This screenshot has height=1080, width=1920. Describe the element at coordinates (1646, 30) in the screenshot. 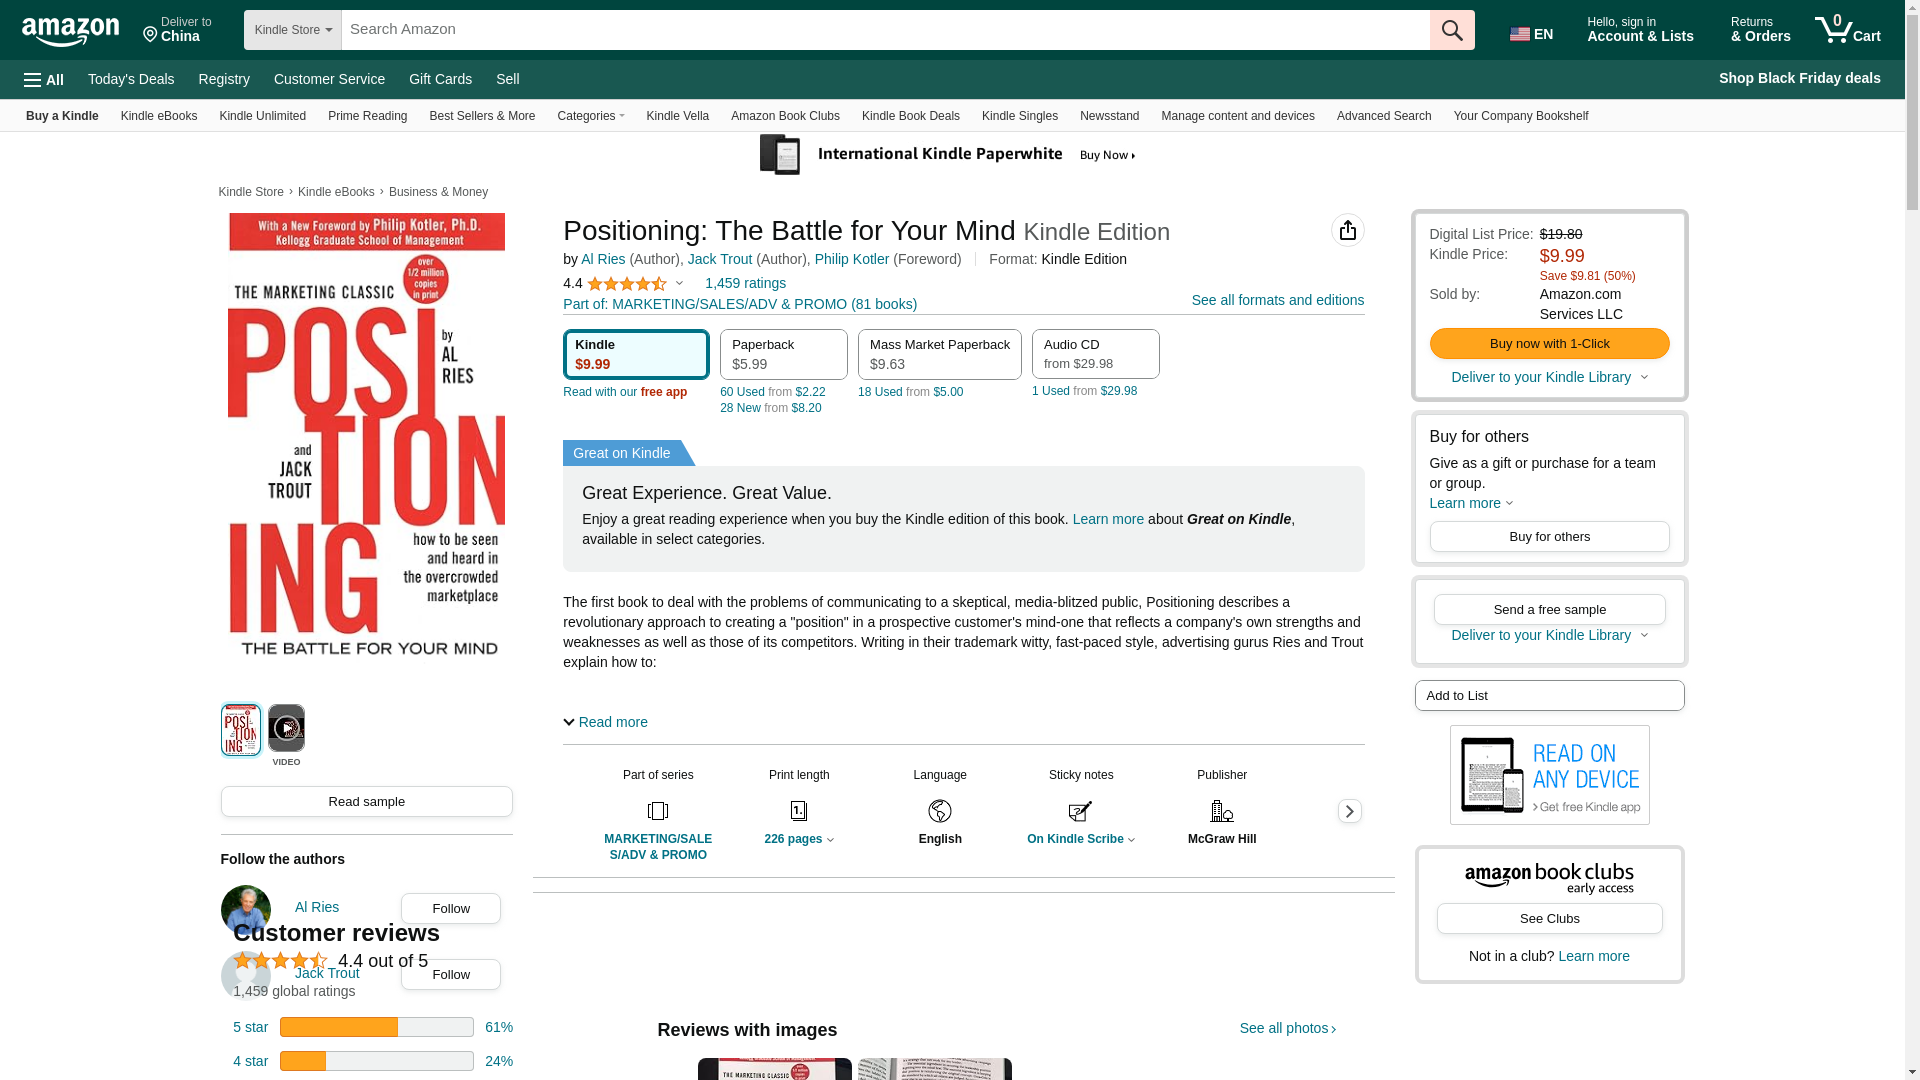

I see `'Hello, sign in` at that location.